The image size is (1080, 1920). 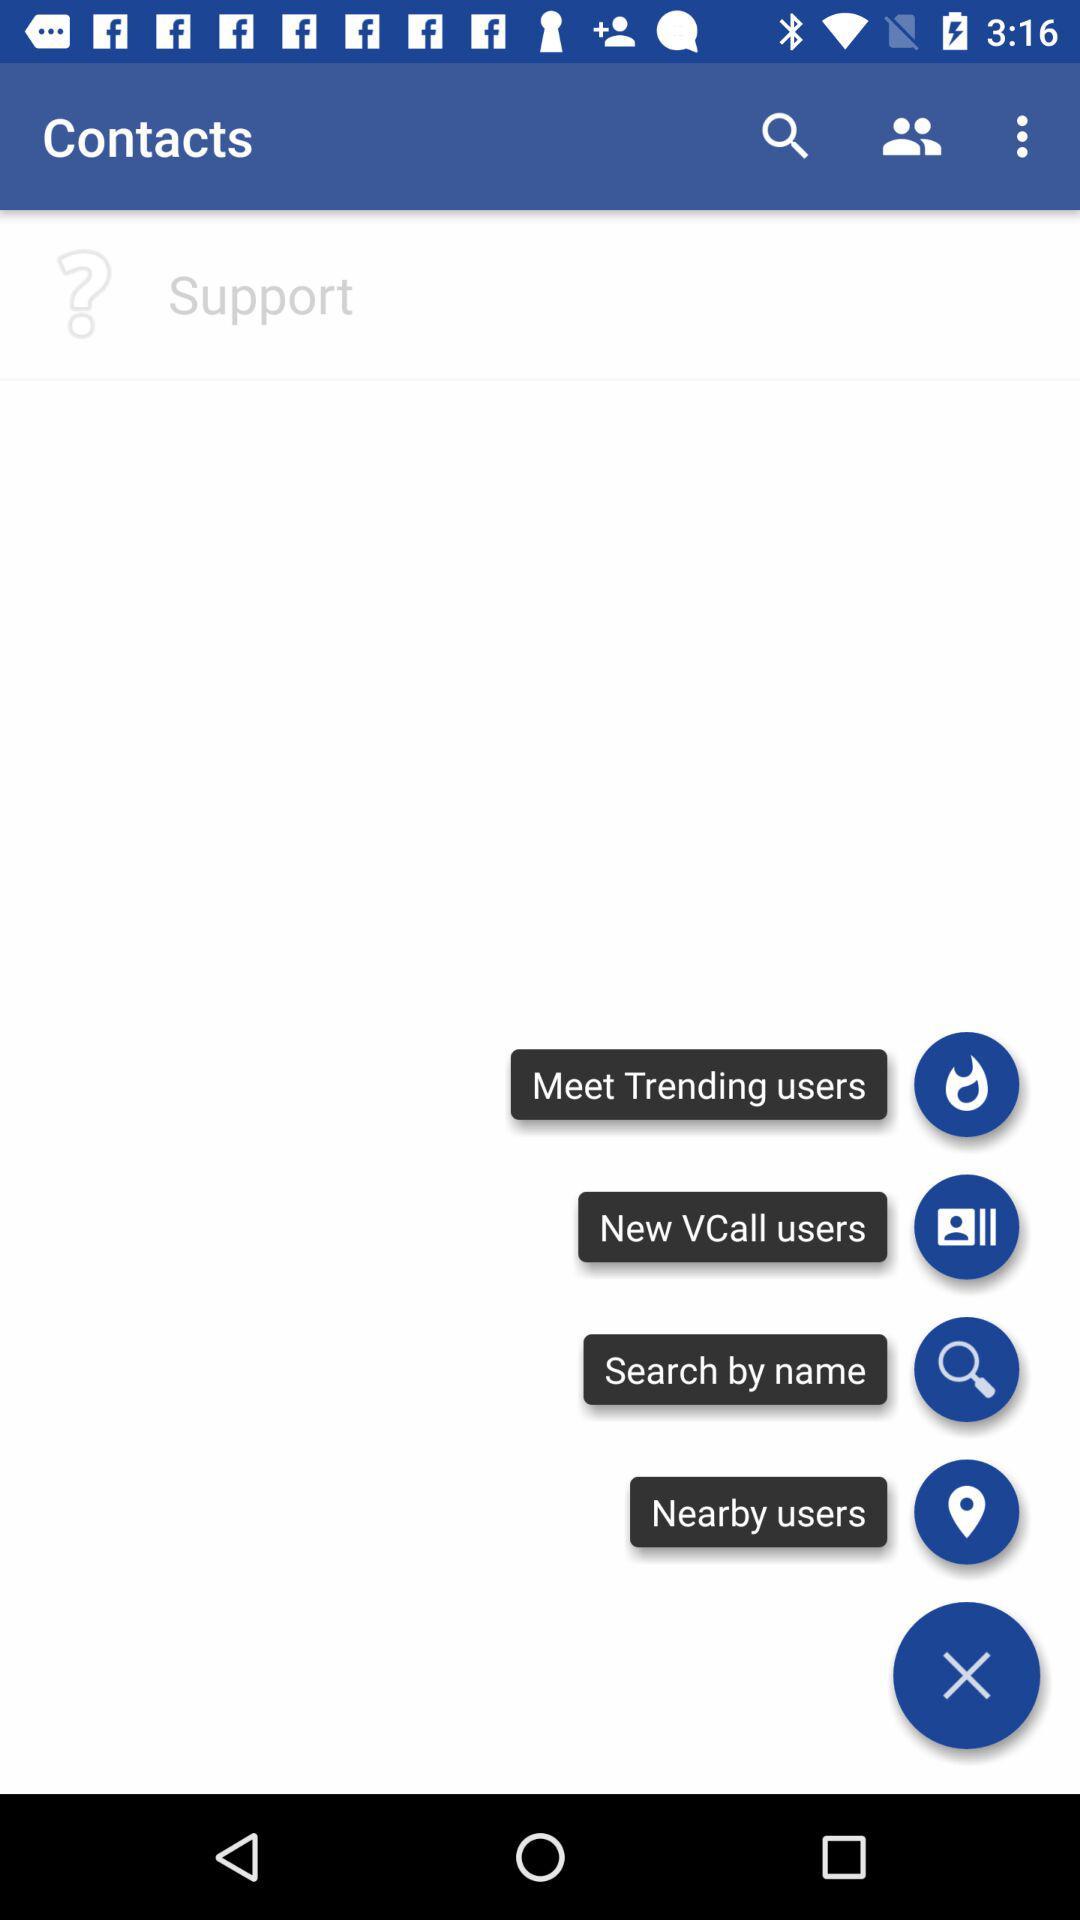 What do you see at coordinates (965, 1226) in the screenshot?
I see `item next to the meet trending users icon` at bounding box center [965, 1226].